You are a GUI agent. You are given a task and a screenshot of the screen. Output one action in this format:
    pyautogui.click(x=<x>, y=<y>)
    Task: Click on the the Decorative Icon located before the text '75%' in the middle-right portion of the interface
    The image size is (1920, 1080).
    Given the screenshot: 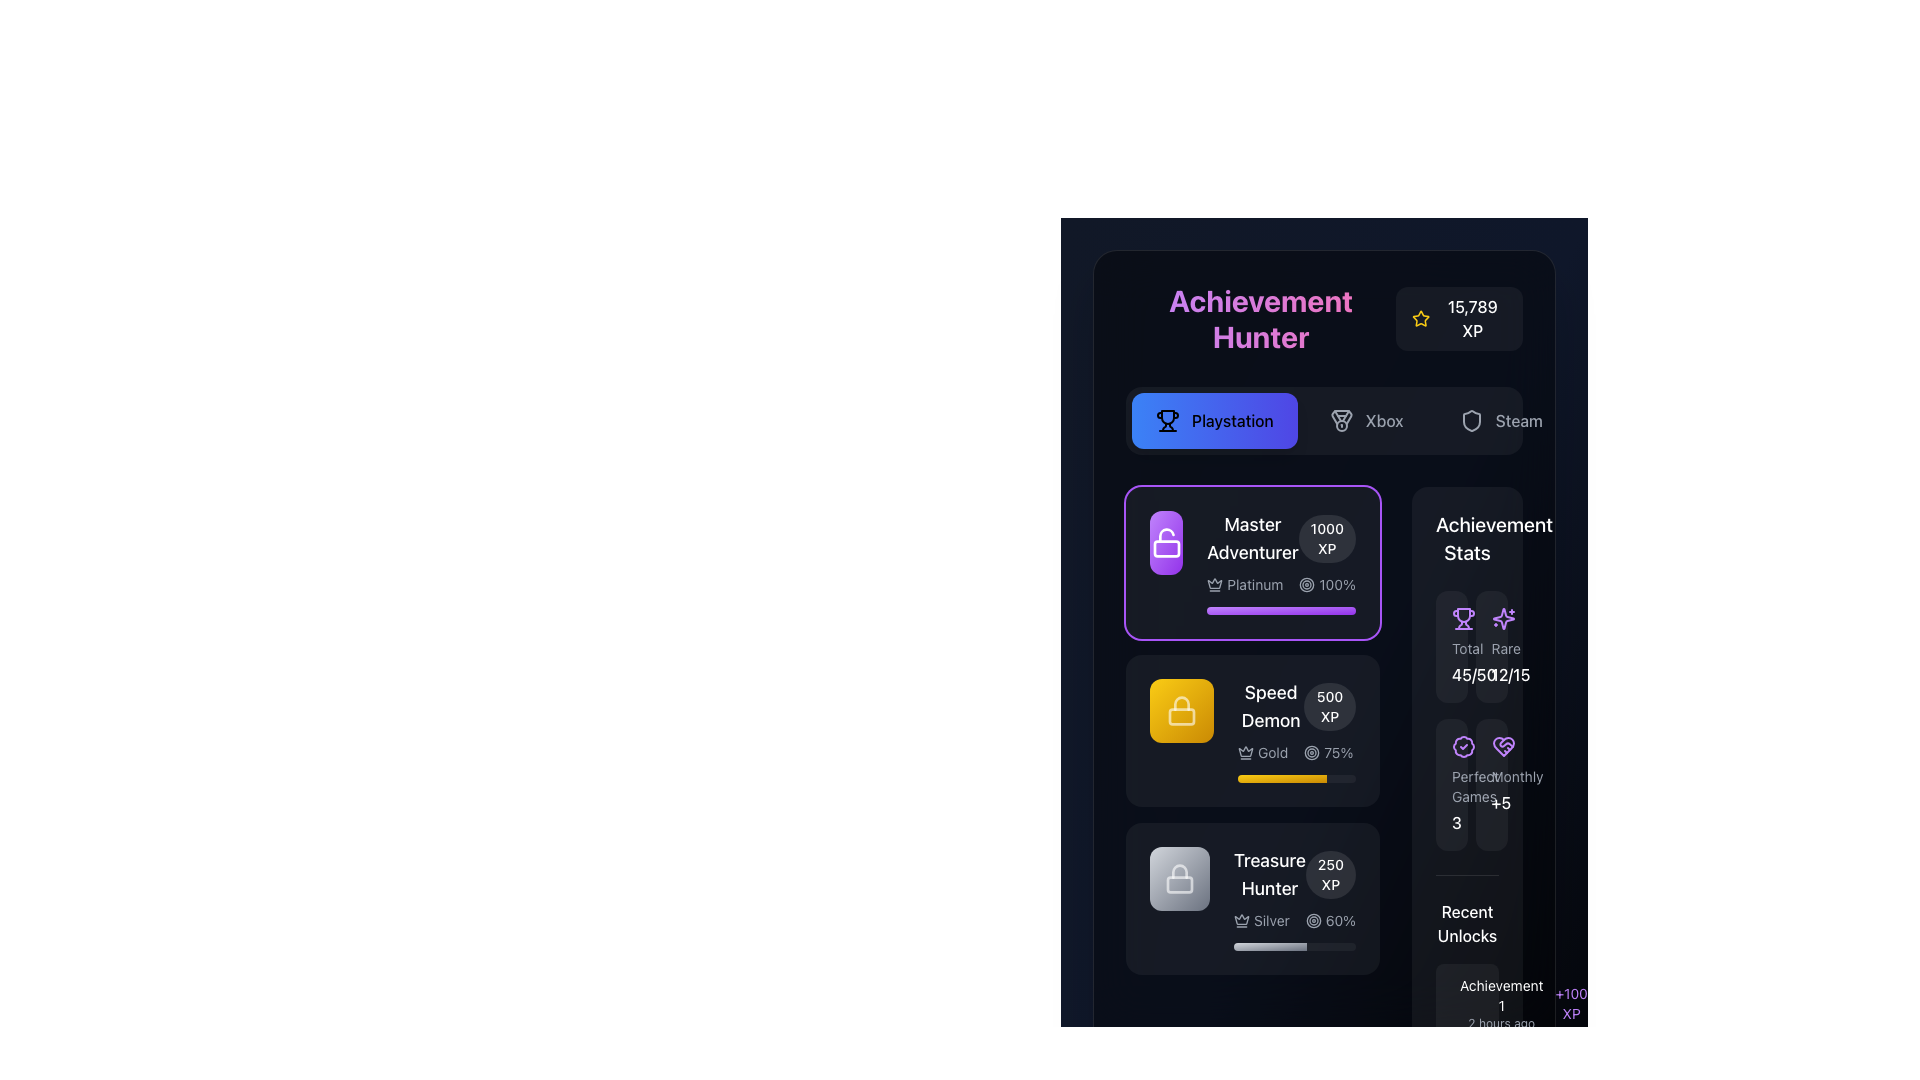 What is the action you would take?
    pyautogui.click(x=1312, y=752)
    